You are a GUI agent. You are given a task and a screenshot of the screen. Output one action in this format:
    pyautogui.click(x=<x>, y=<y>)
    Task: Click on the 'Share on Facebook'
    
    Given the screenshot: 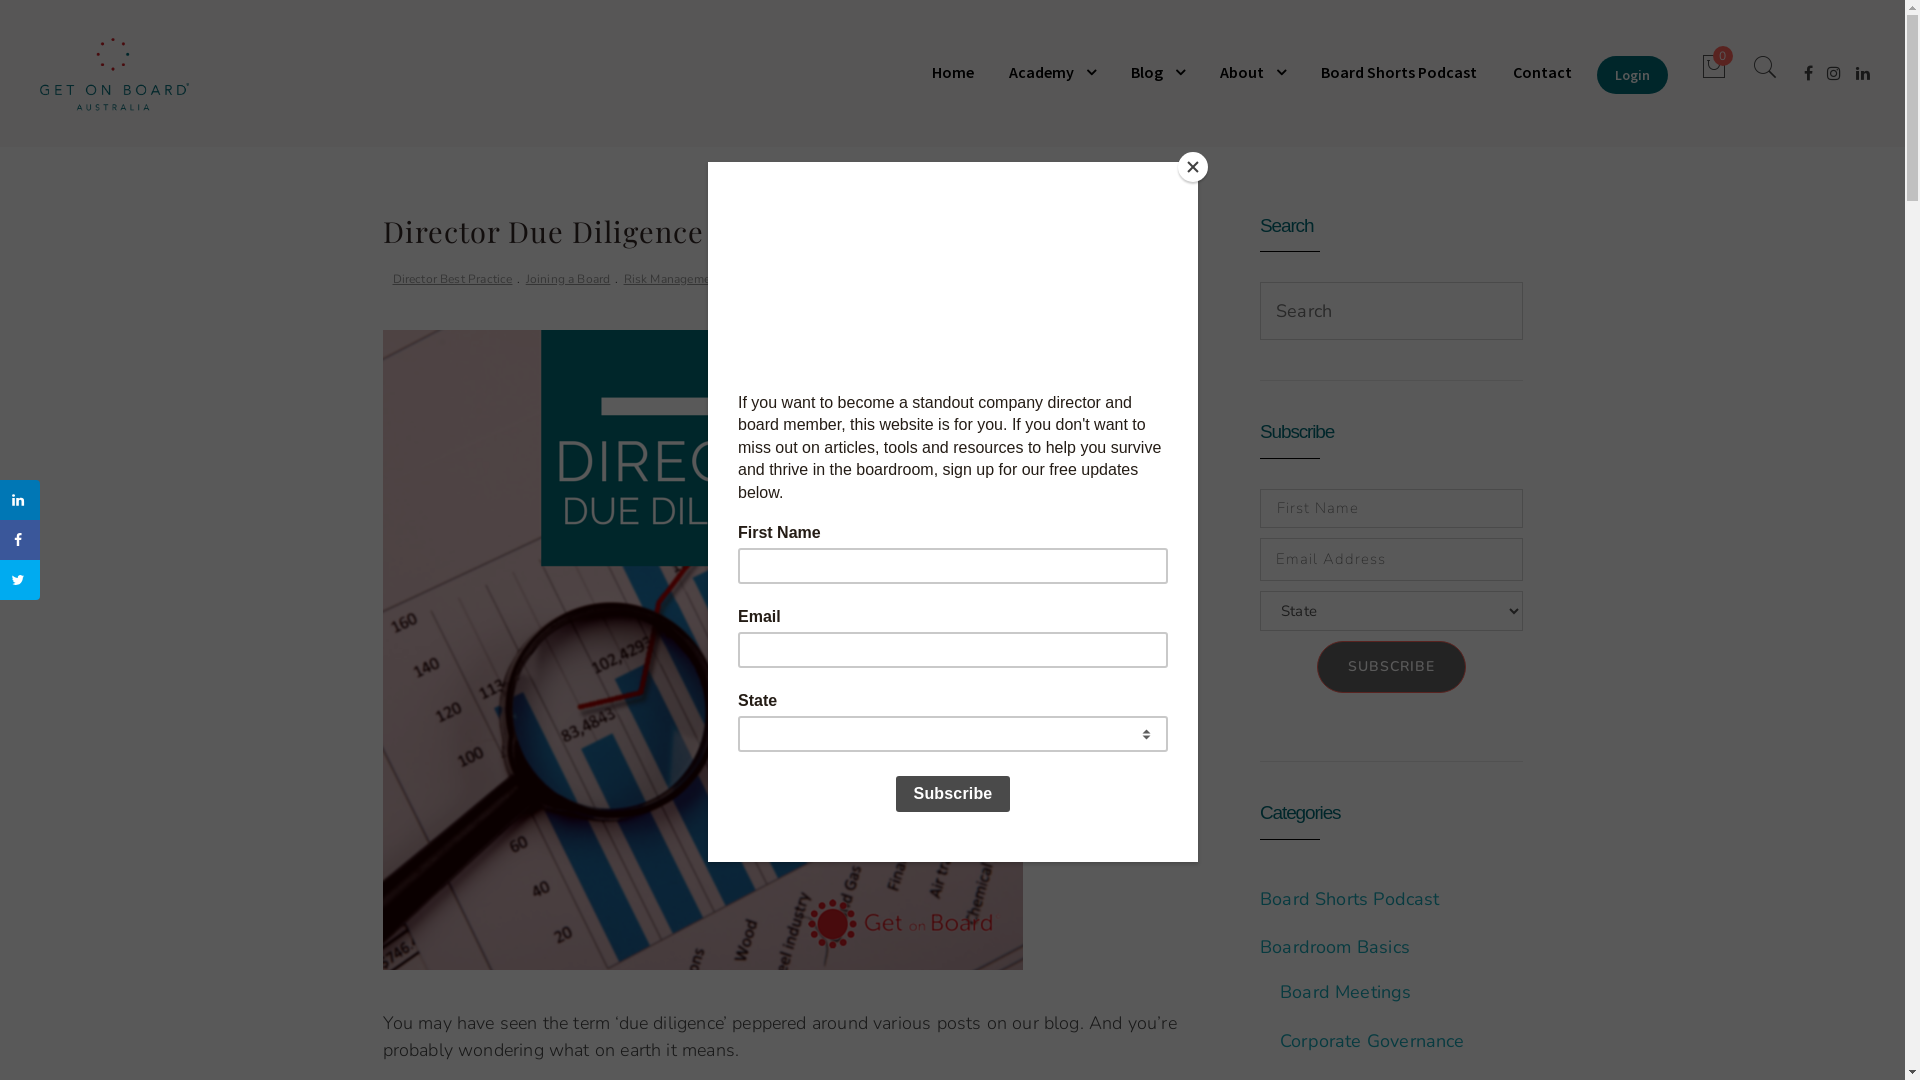 What is the action you would take?
    pyautogui.click(x=19, y=540)
    